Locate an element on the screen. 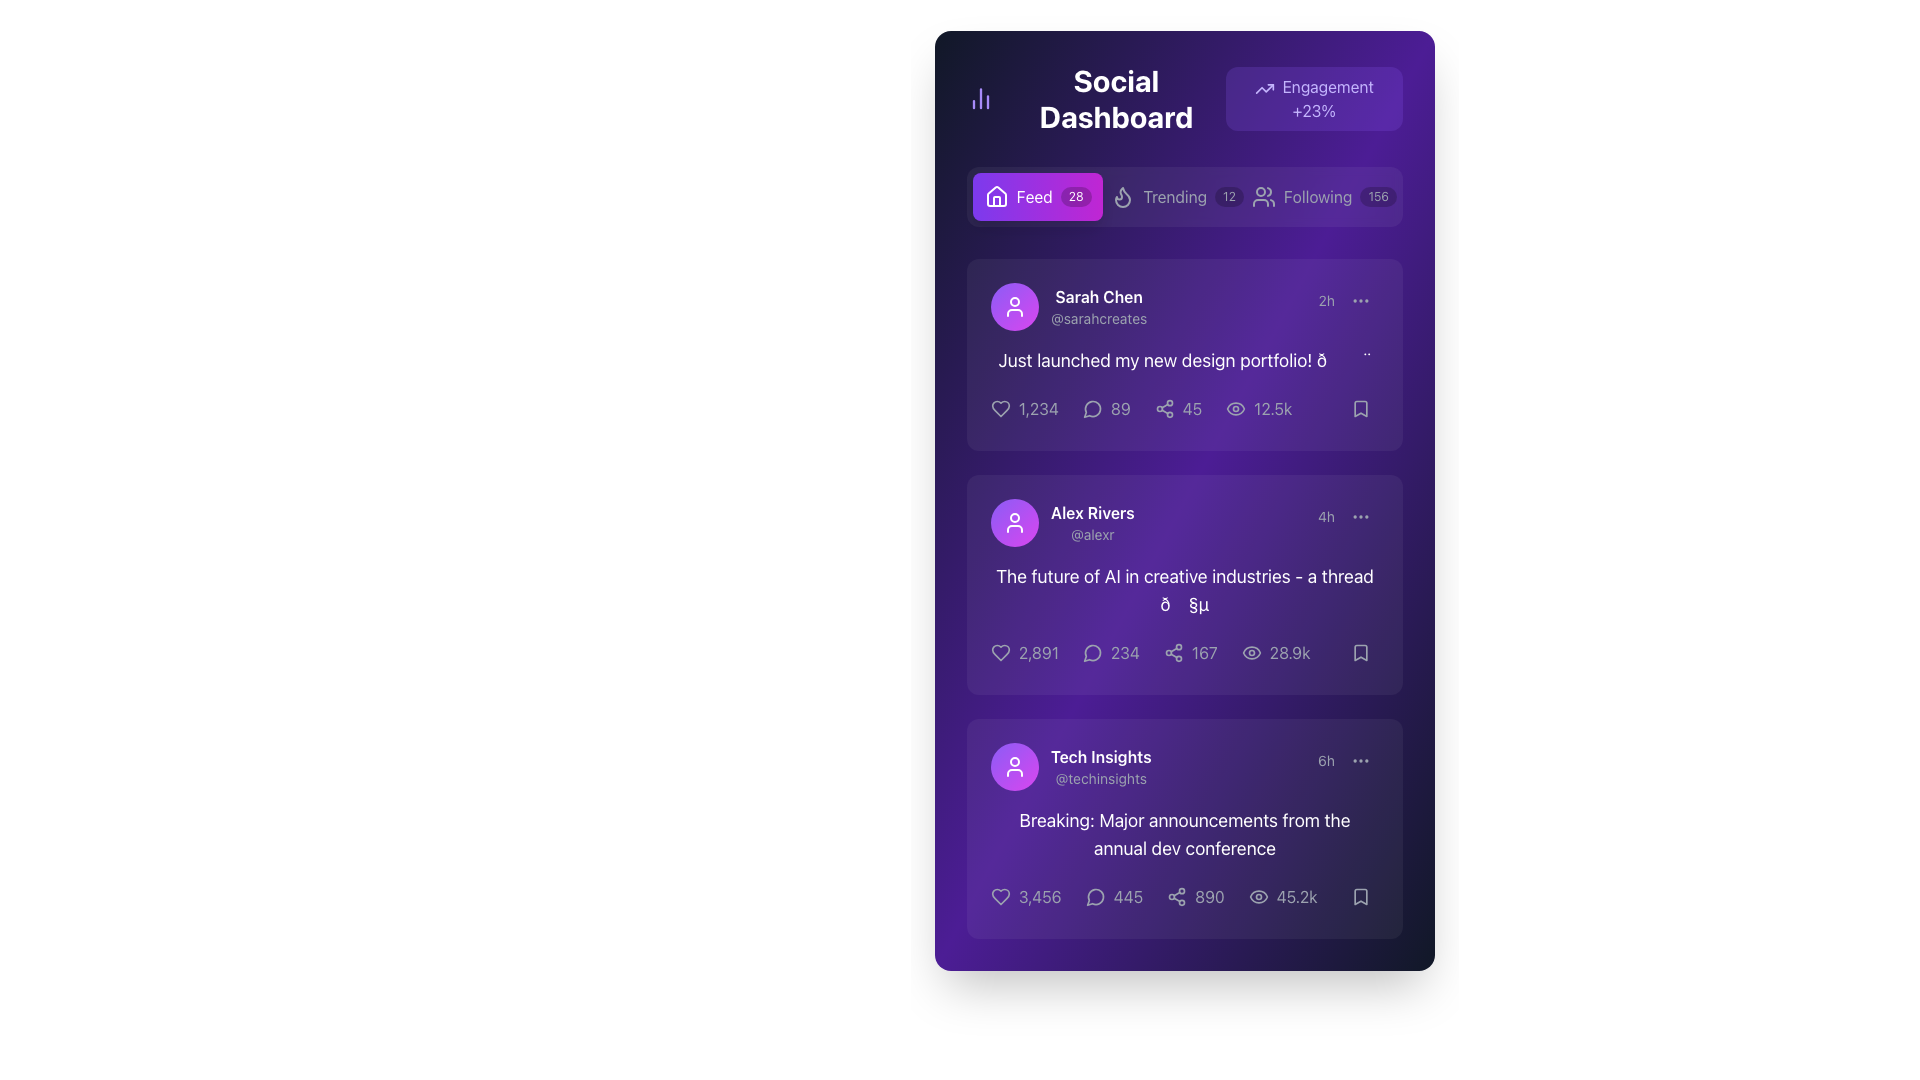  the engagement icon located at the top-right corner of the view, inside a purple badge with the text 'Engagement +23%' is located at coordinates (1263, 87).